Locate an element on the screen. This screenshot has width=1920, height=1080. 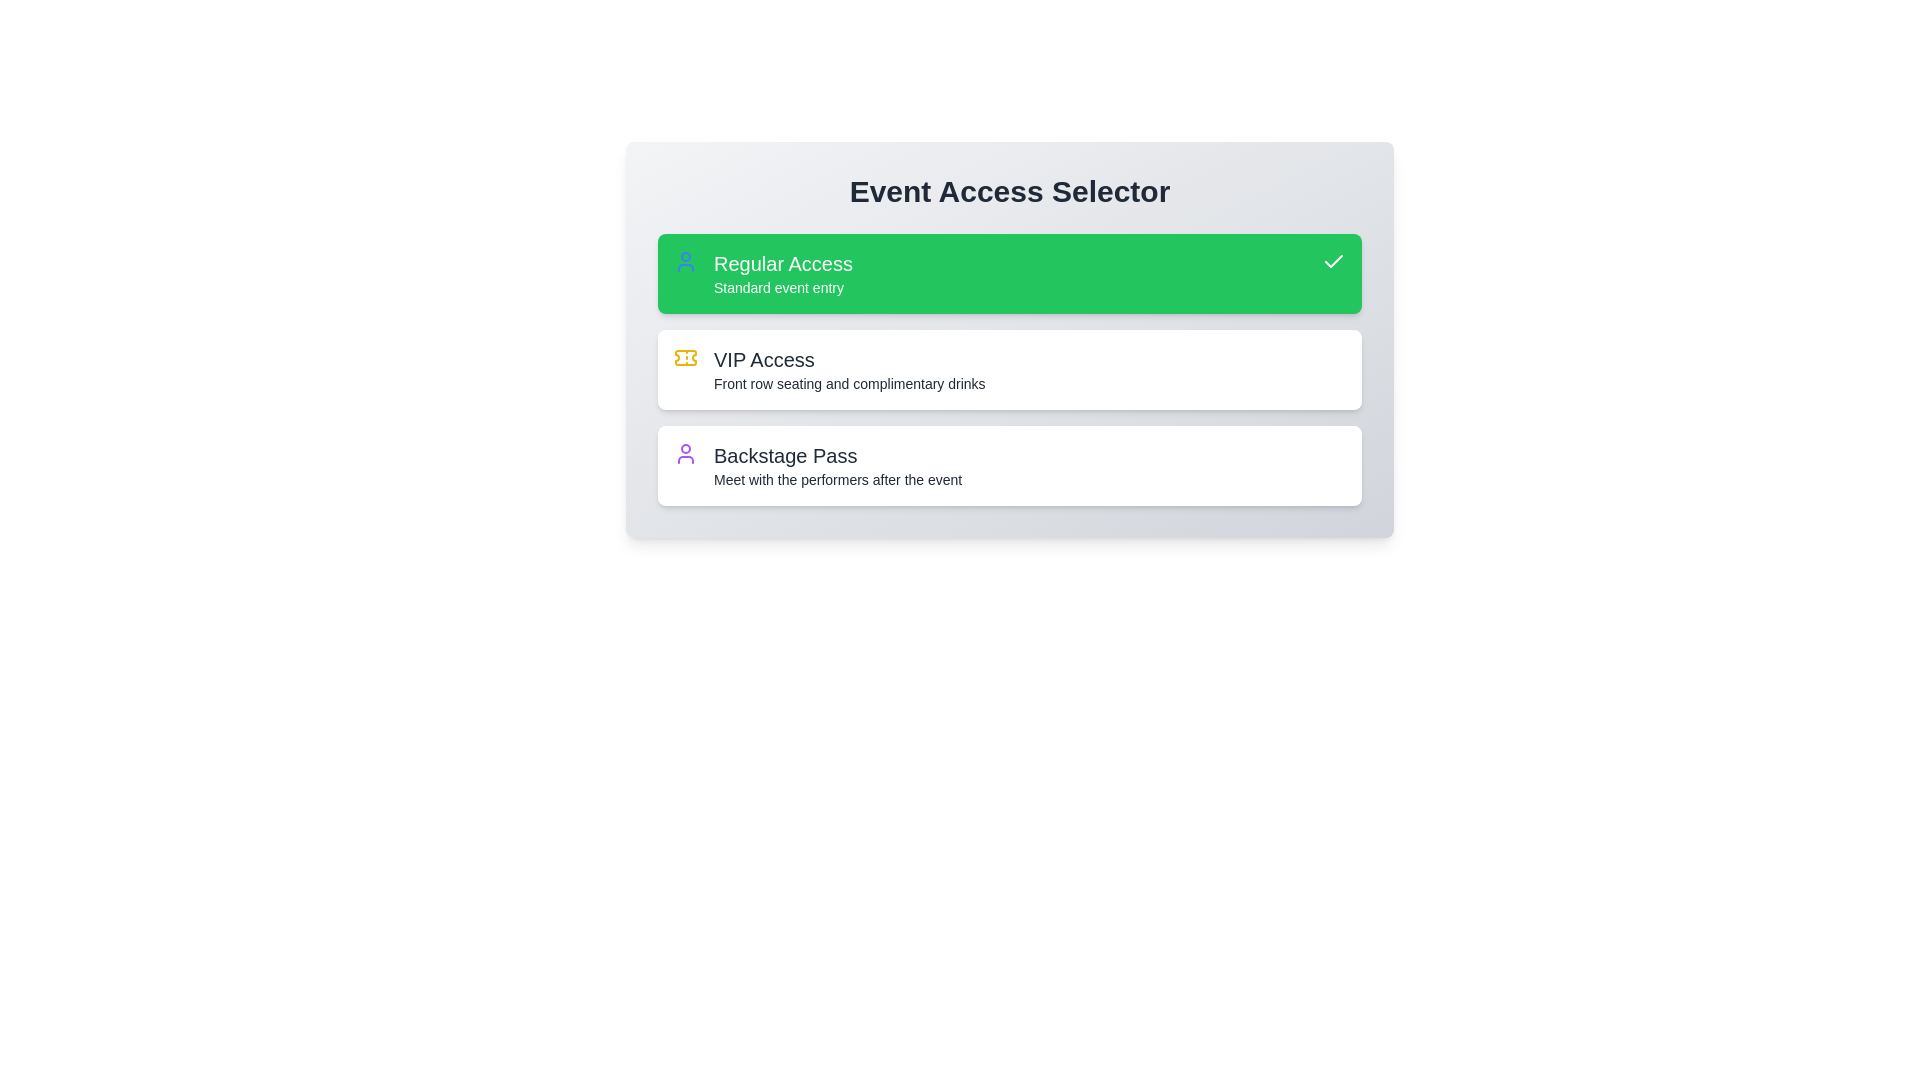
the 'Backstage Pass' button, which is the third option in a vertical stack, located below 'VIP Access' is located at coordinates (1009, 466).